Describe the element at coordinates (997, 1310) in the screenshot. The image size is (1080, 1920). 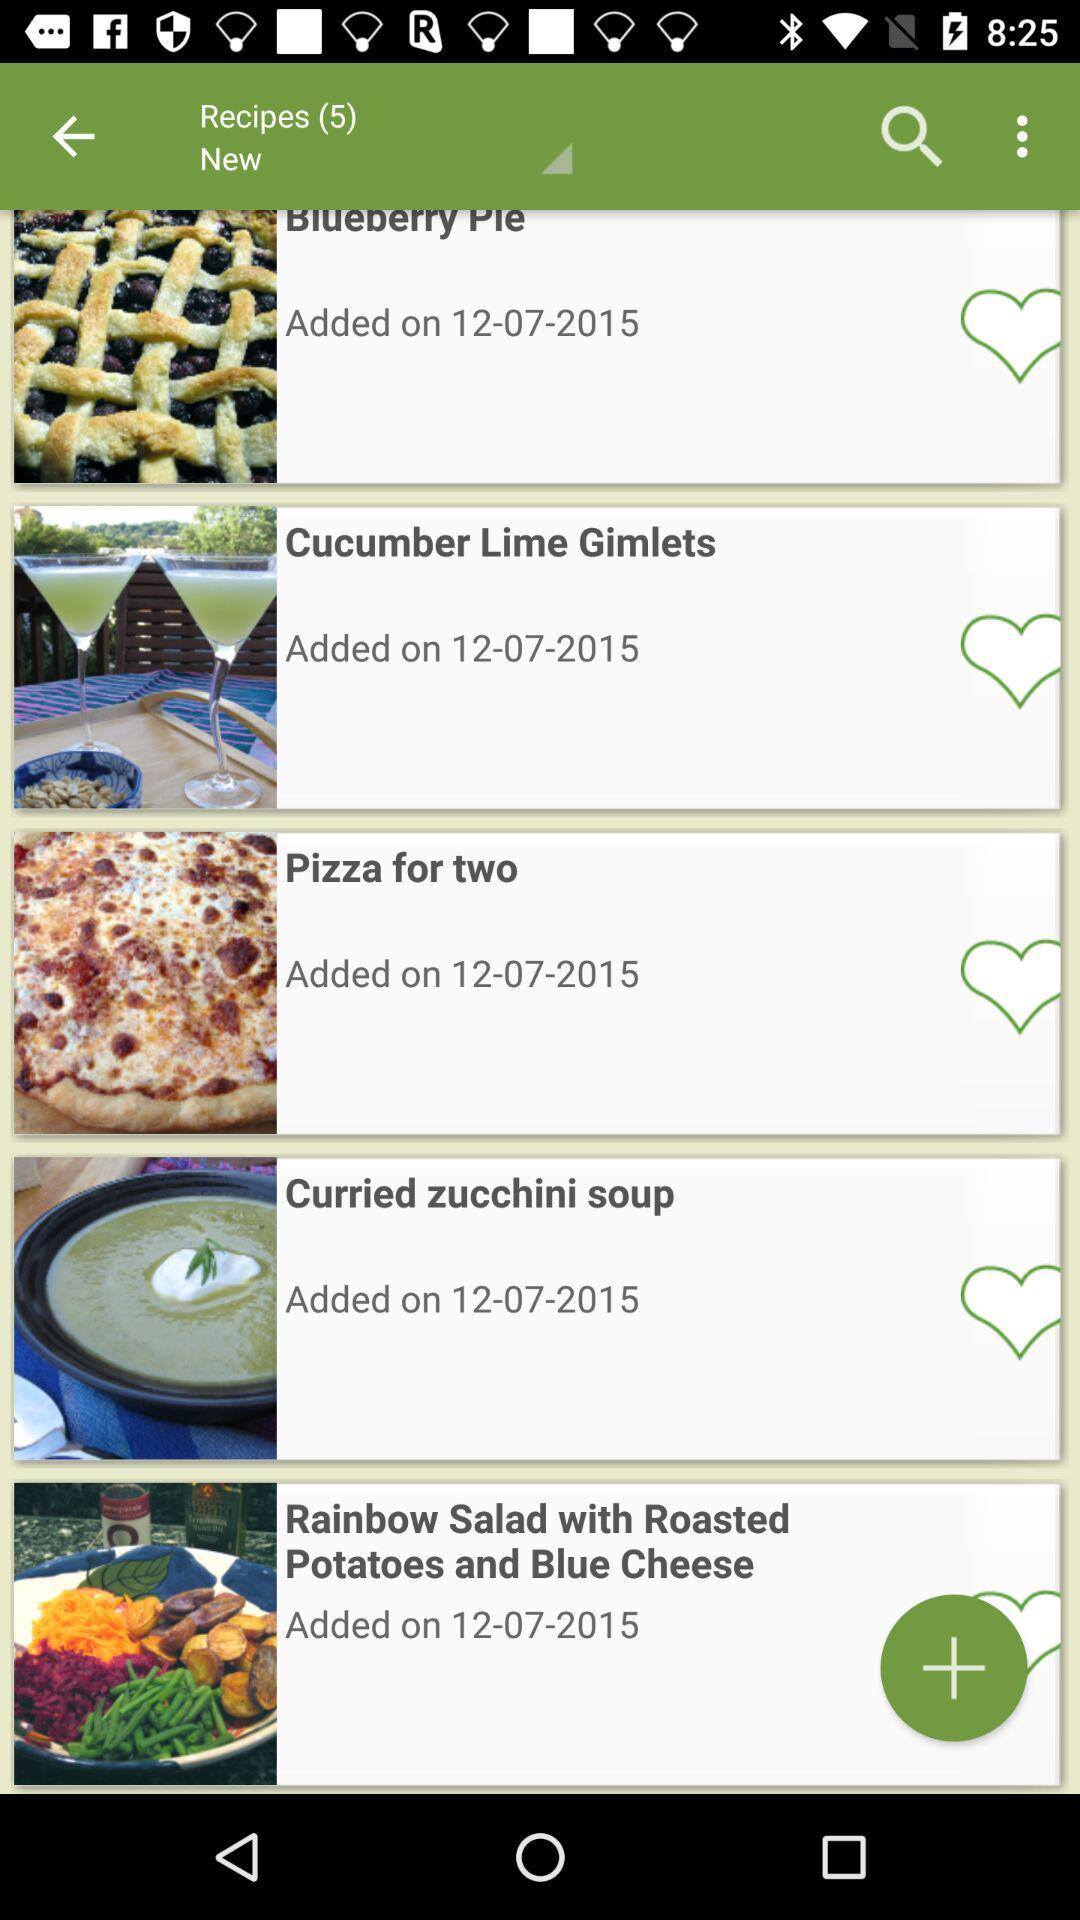
I see `to favorites` at that location.